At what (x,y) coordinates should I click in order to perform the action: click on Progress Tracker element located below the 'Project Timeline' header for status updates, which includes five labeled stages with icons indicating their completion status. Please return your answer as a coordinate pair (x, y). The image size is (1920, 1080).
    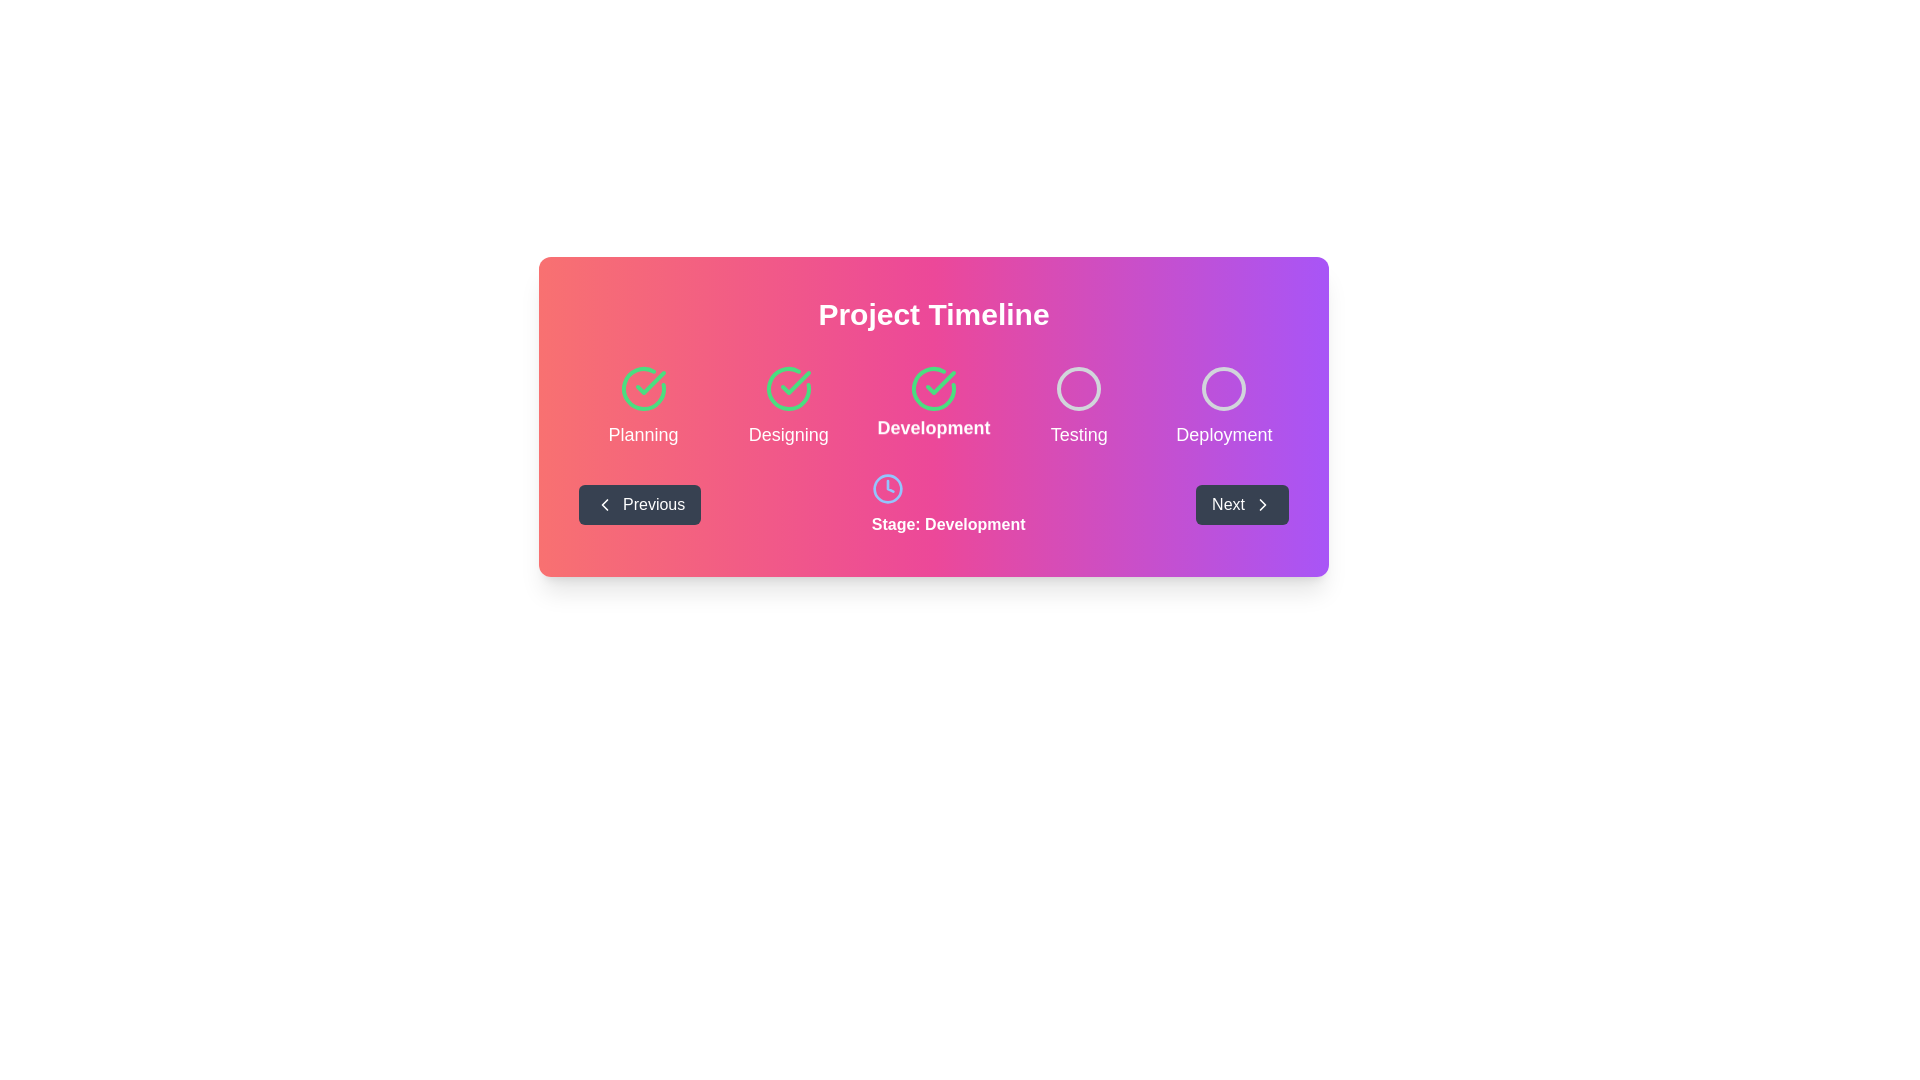
    Looking at the image, I should click on (933, 406).